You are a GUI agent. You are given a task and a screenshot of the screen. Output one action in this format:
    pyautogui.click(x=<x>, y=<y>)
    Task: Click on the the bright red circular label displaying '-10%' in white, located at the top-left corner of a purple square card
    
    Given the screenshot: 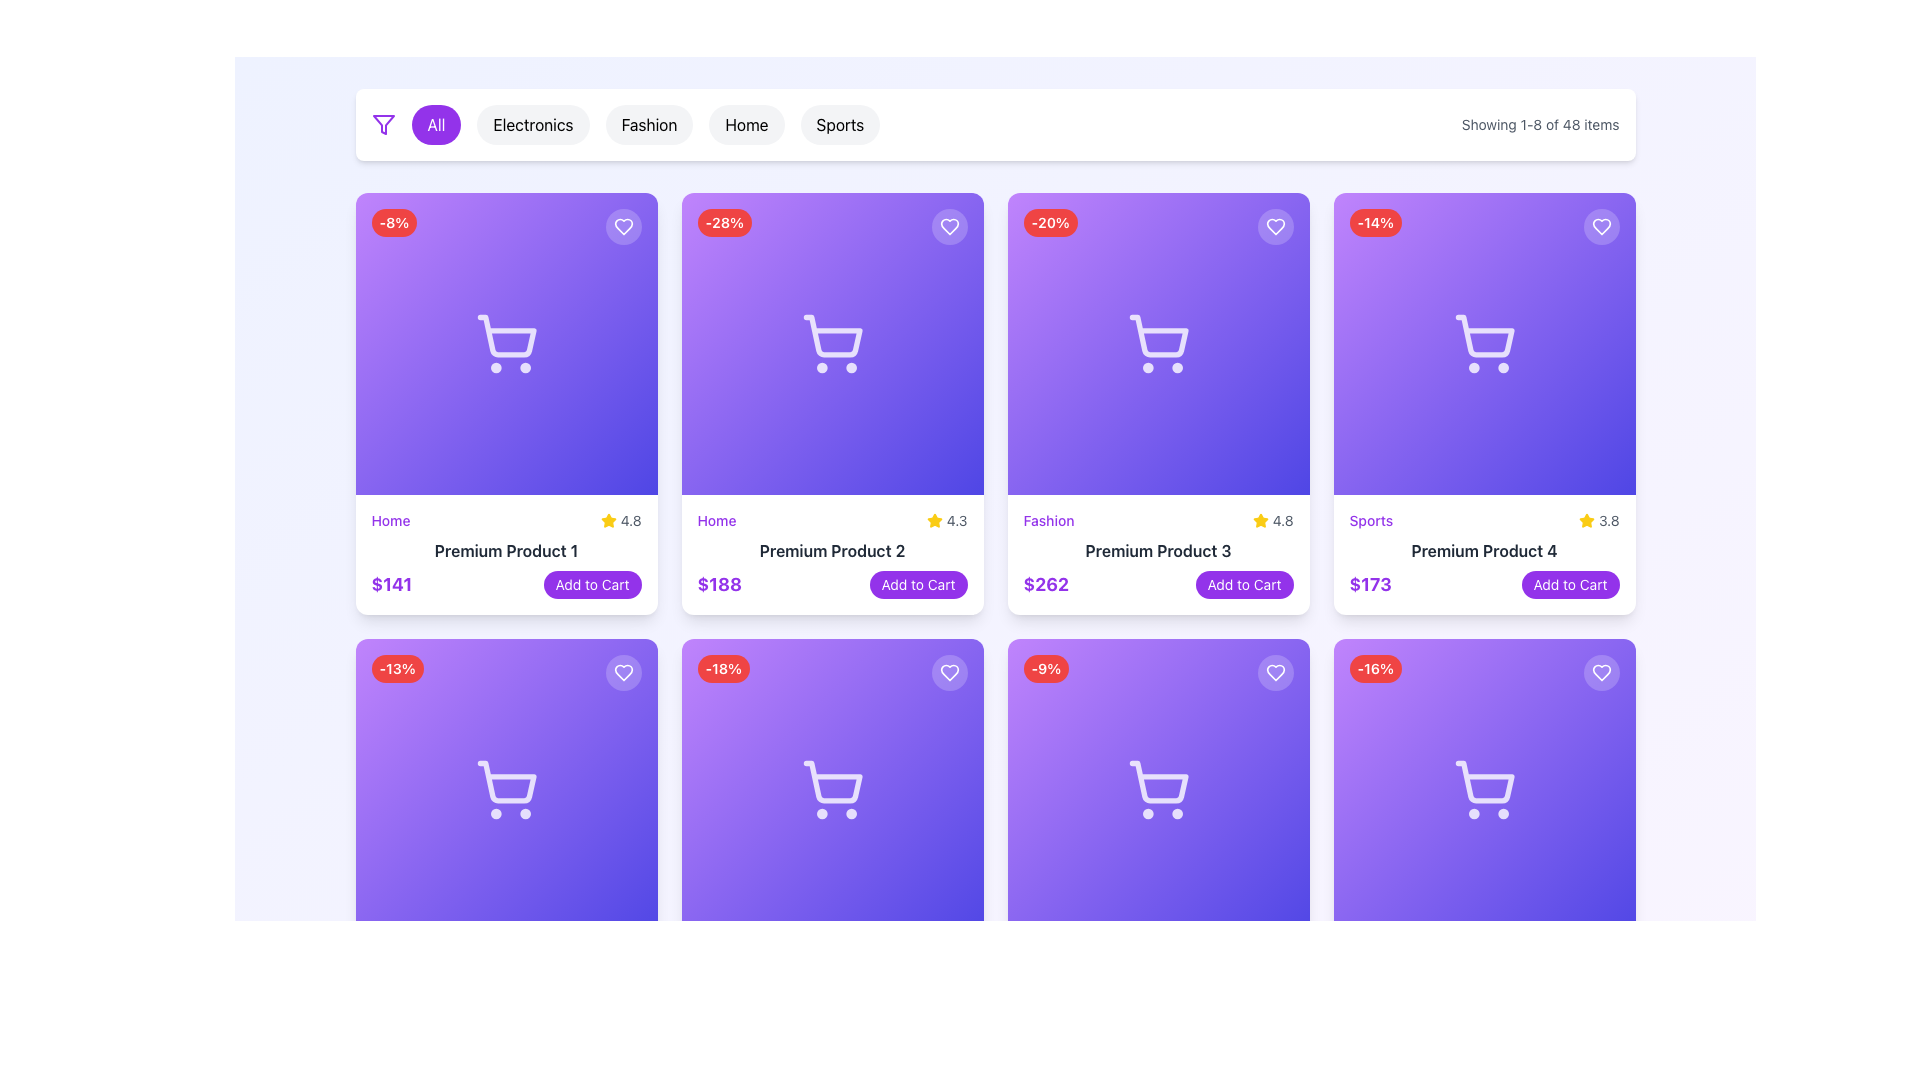 What is the action you would take?
    pyautogui.click(x=1374, y=668)
    